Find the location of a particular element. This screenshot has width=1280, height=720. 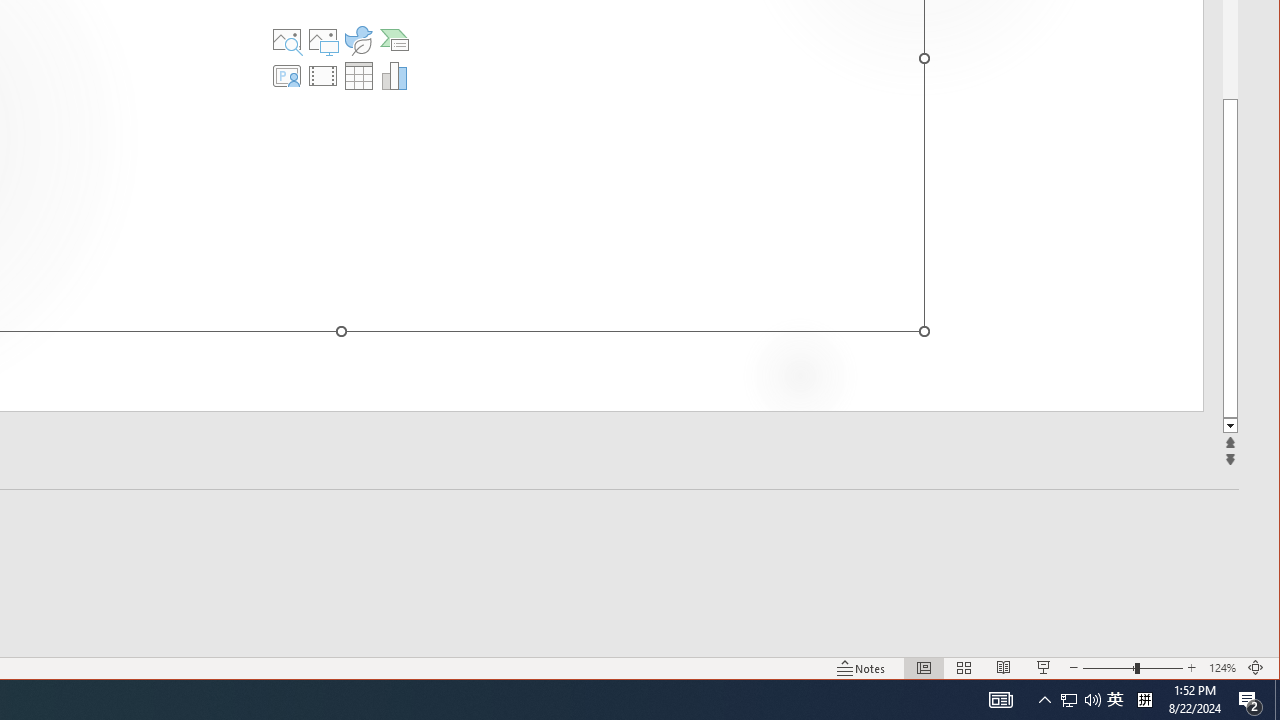

'Insert a SmartArt Graphic' is located at coordinates (394, 39).